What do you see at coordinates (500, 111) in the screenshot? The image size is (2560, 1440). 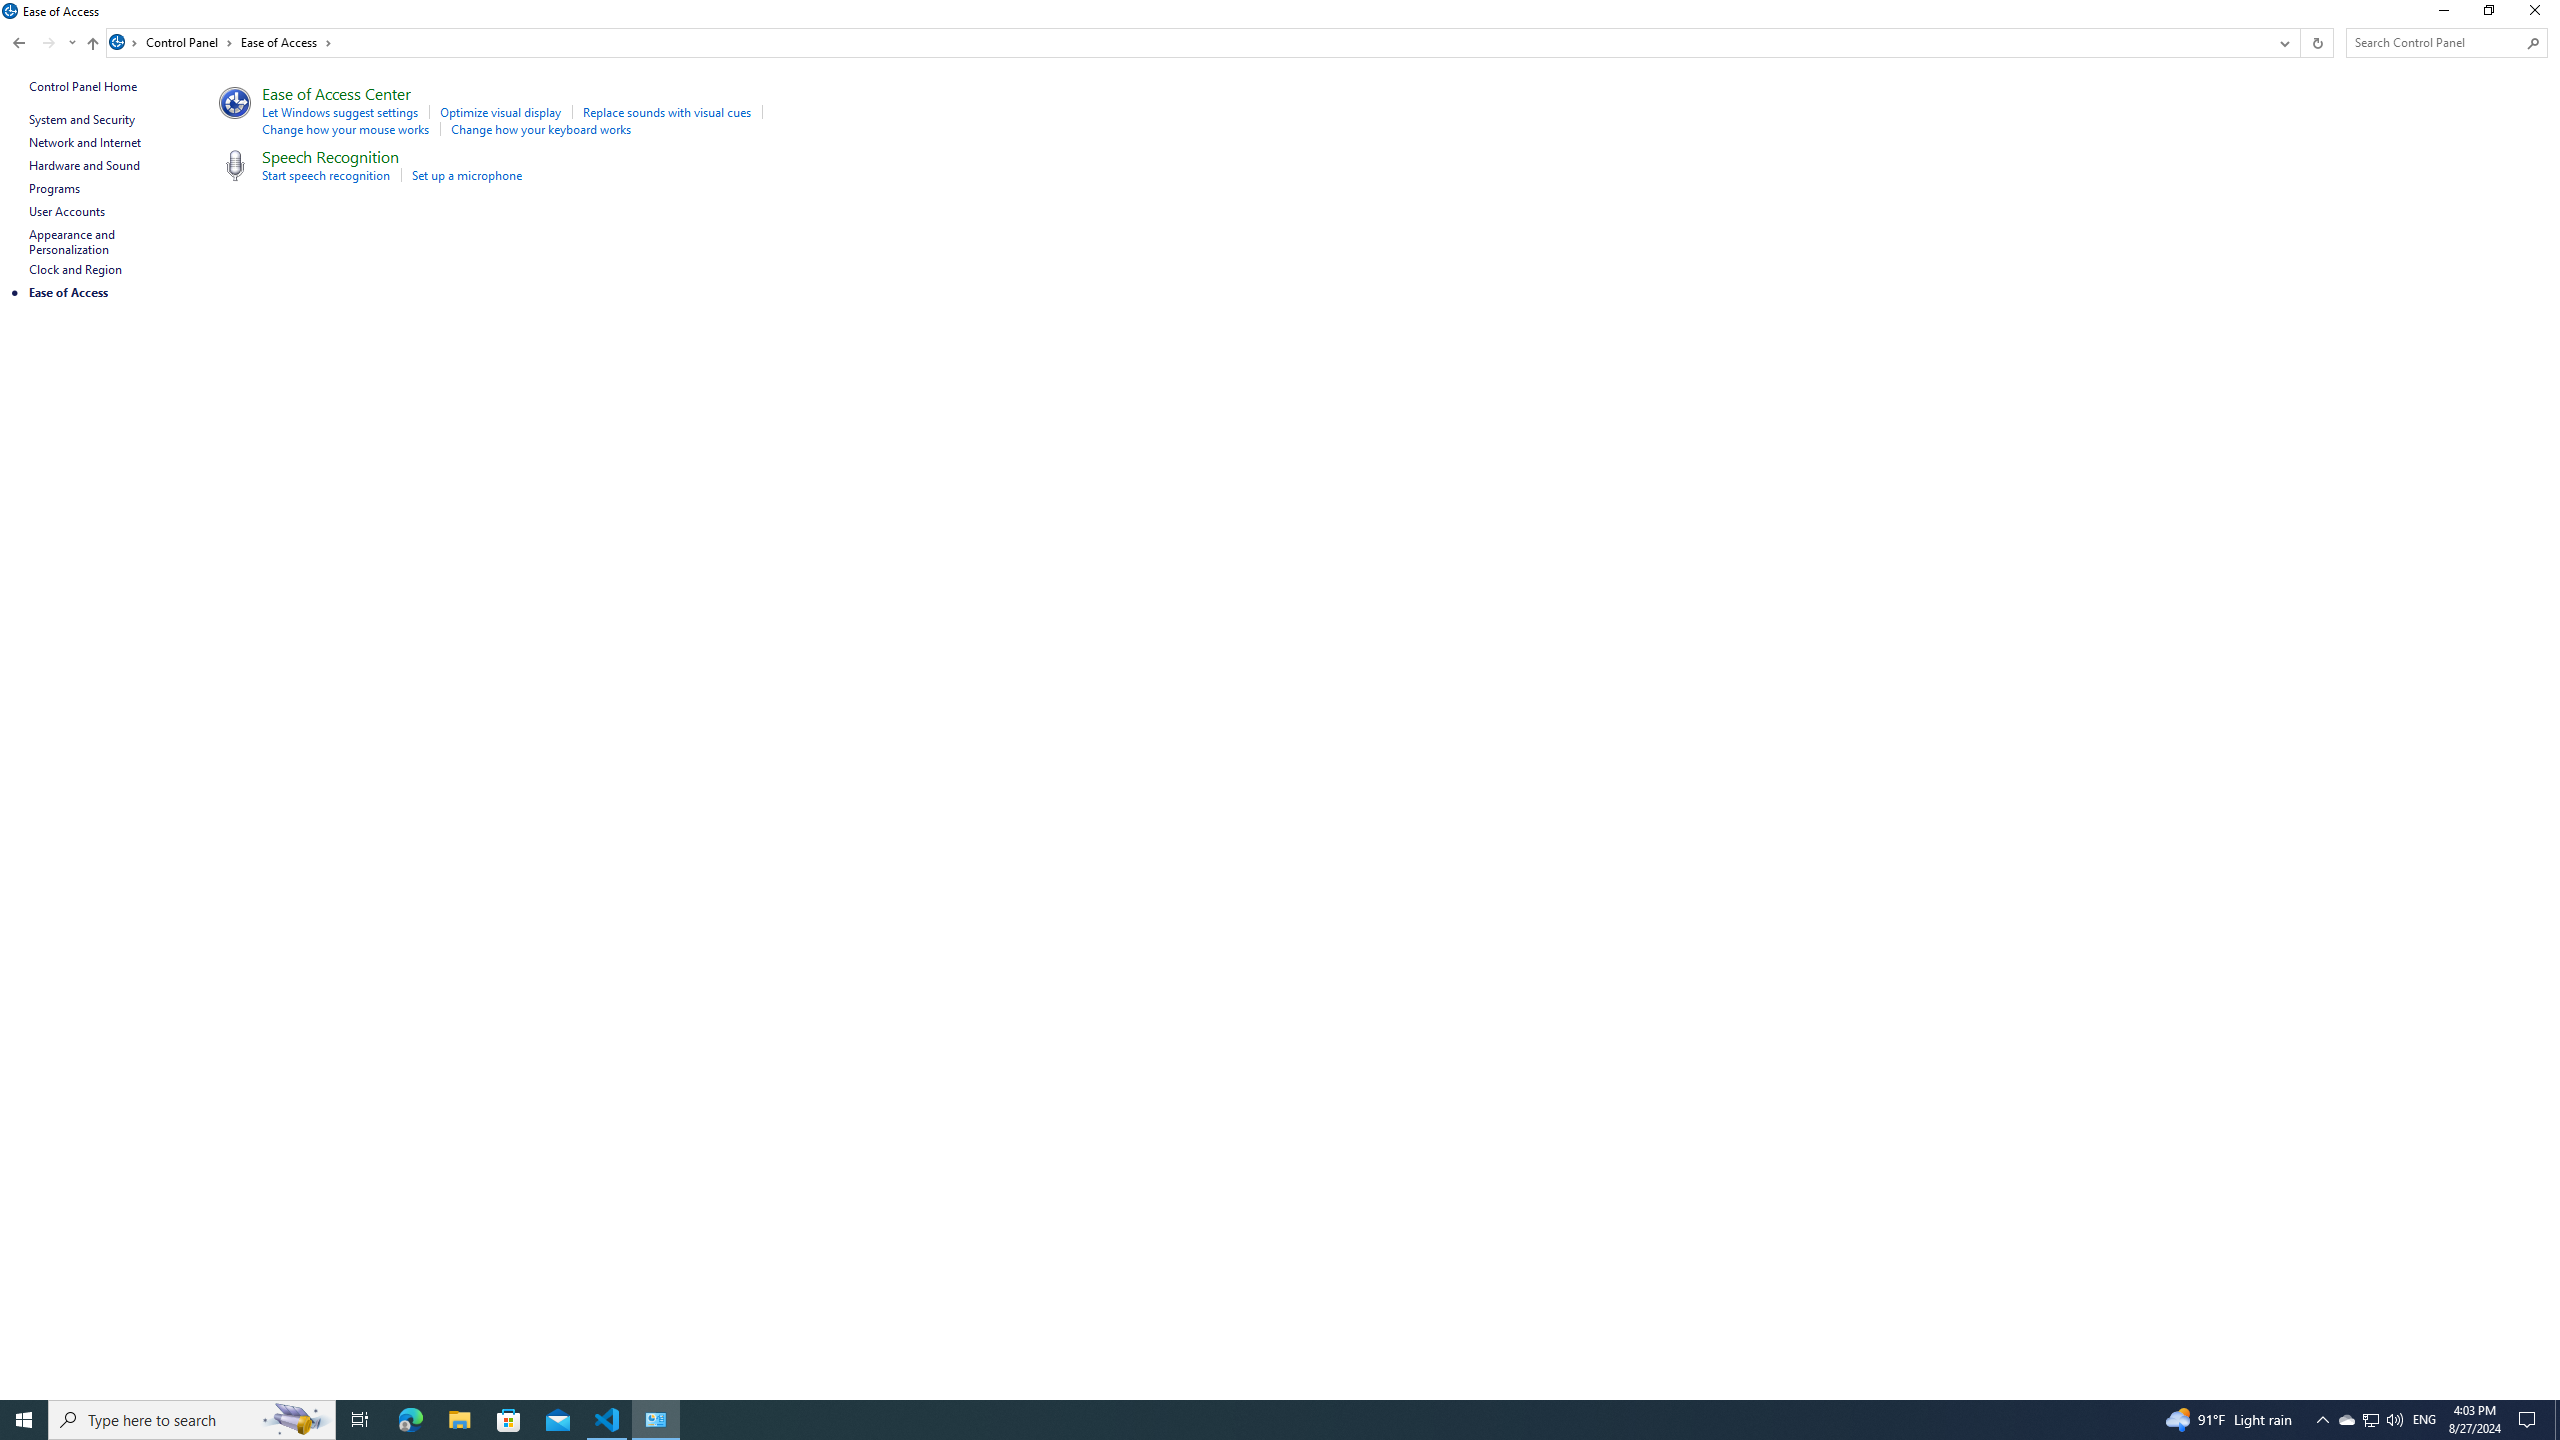 I see `'Optimize visual display'` at bounding box center [500, 111].